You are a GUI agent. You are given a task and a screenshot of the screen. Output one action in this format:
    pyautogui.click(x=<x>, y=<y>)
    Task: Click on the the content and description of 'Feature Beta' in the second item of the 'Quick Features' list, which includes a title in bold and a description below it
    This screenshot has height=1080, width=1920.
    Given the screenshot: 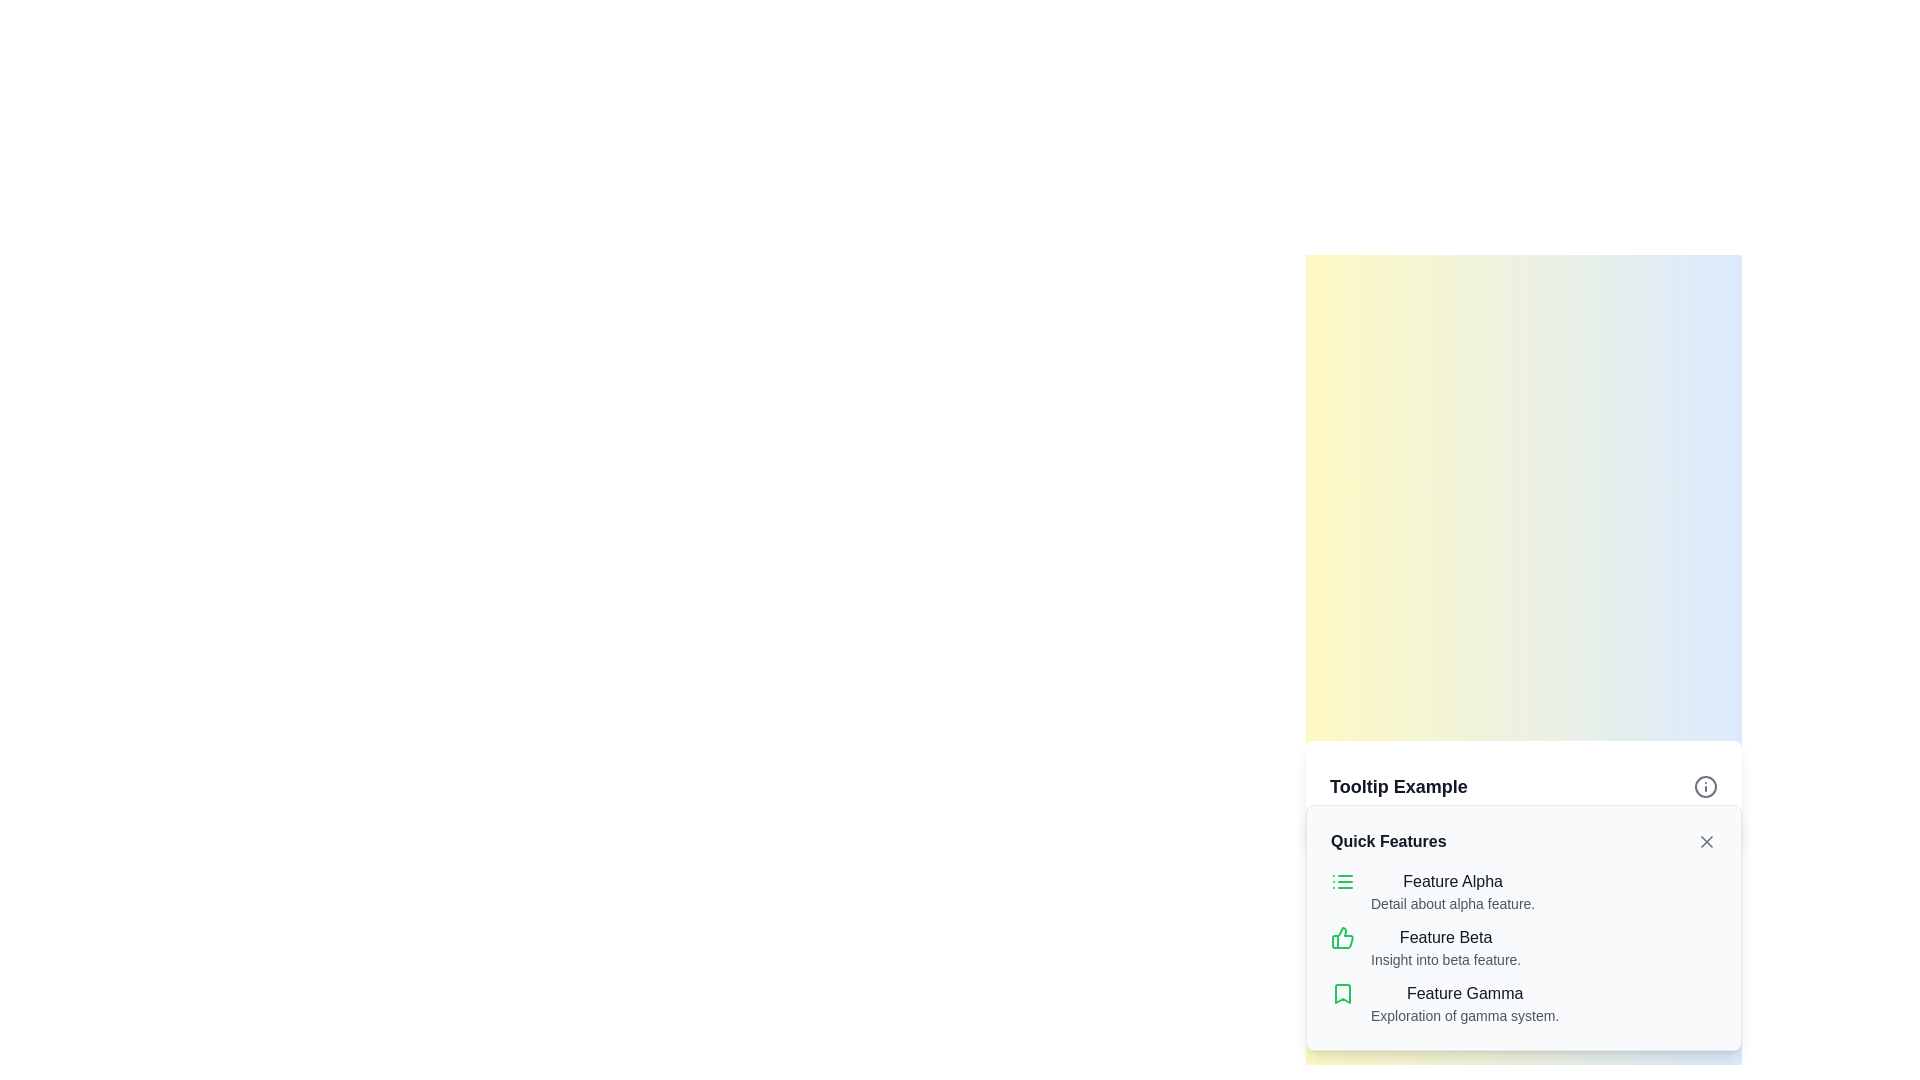 What is the action you would take?
    pyautogui.click(x=1522, y=947)
    